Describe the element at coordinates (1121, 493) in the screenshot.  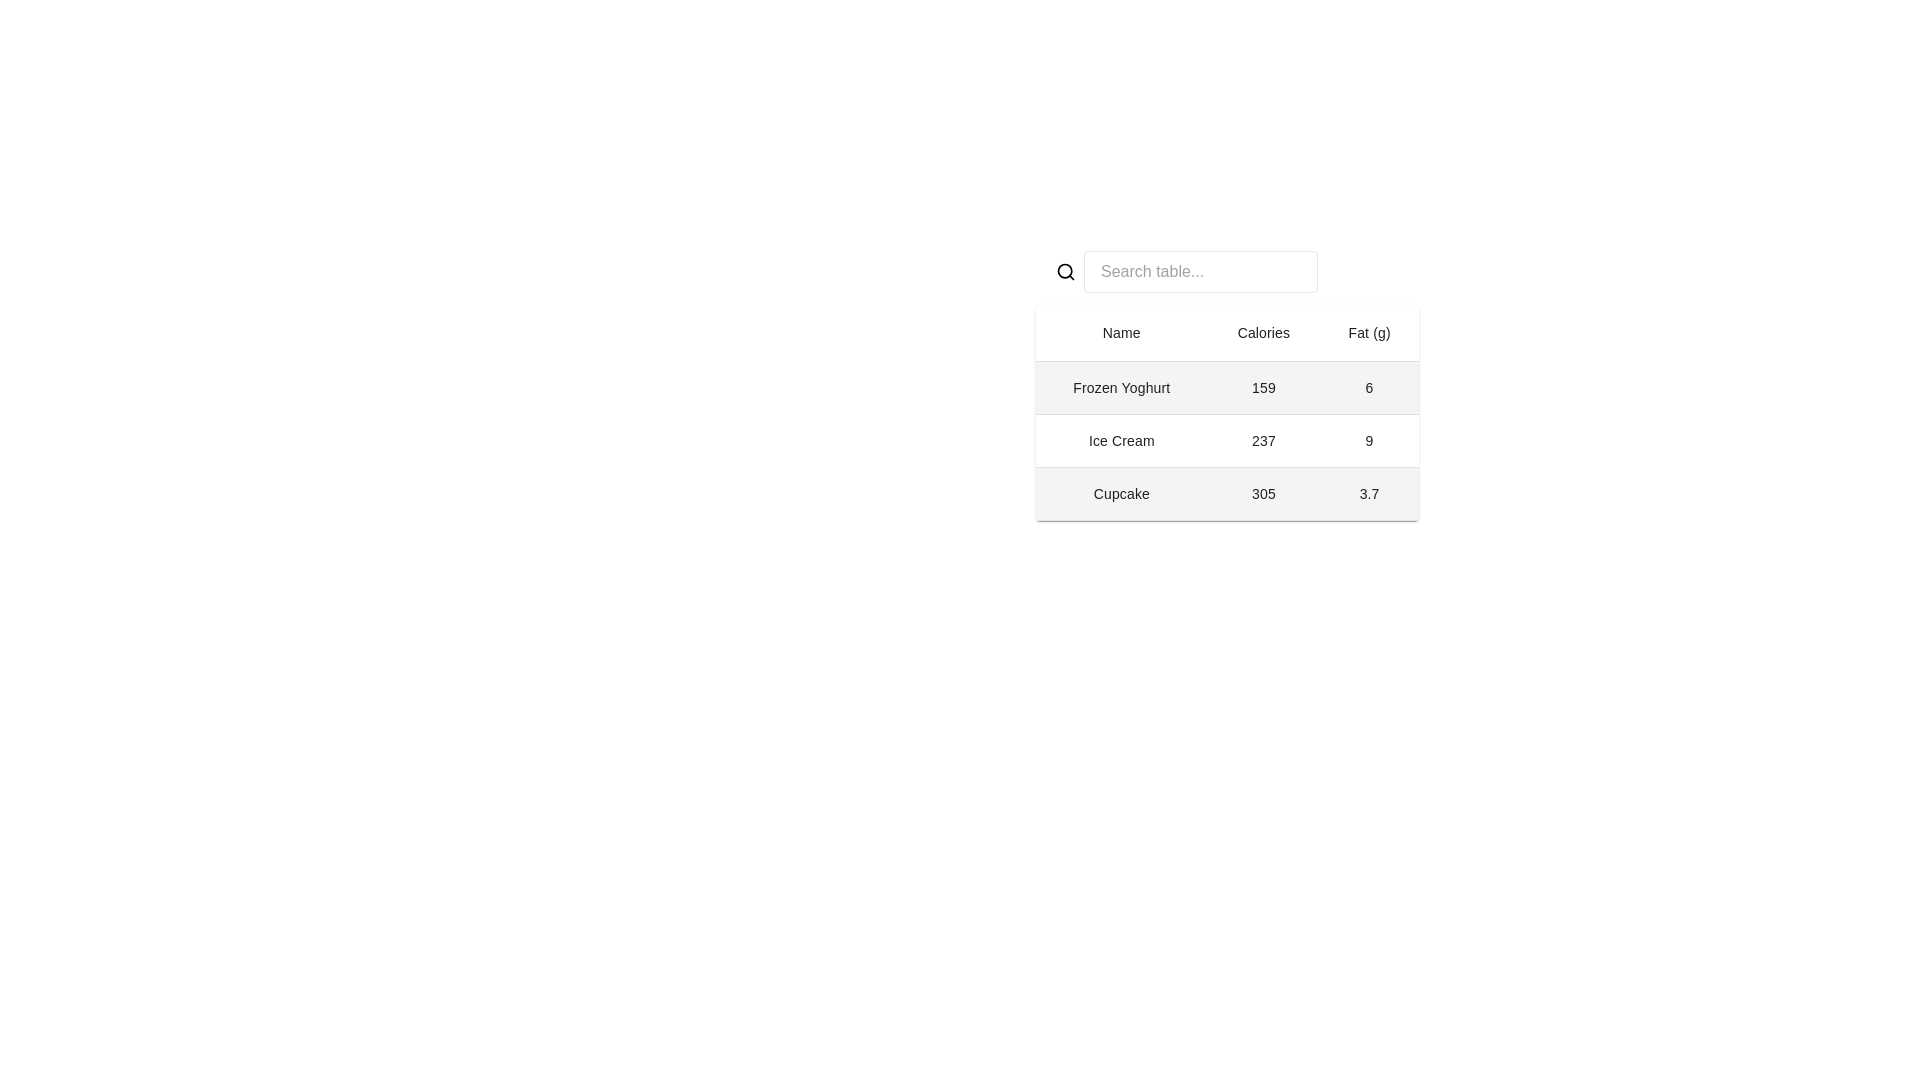
I see `the table cell displaying the text 'Cupcake'` at that location.